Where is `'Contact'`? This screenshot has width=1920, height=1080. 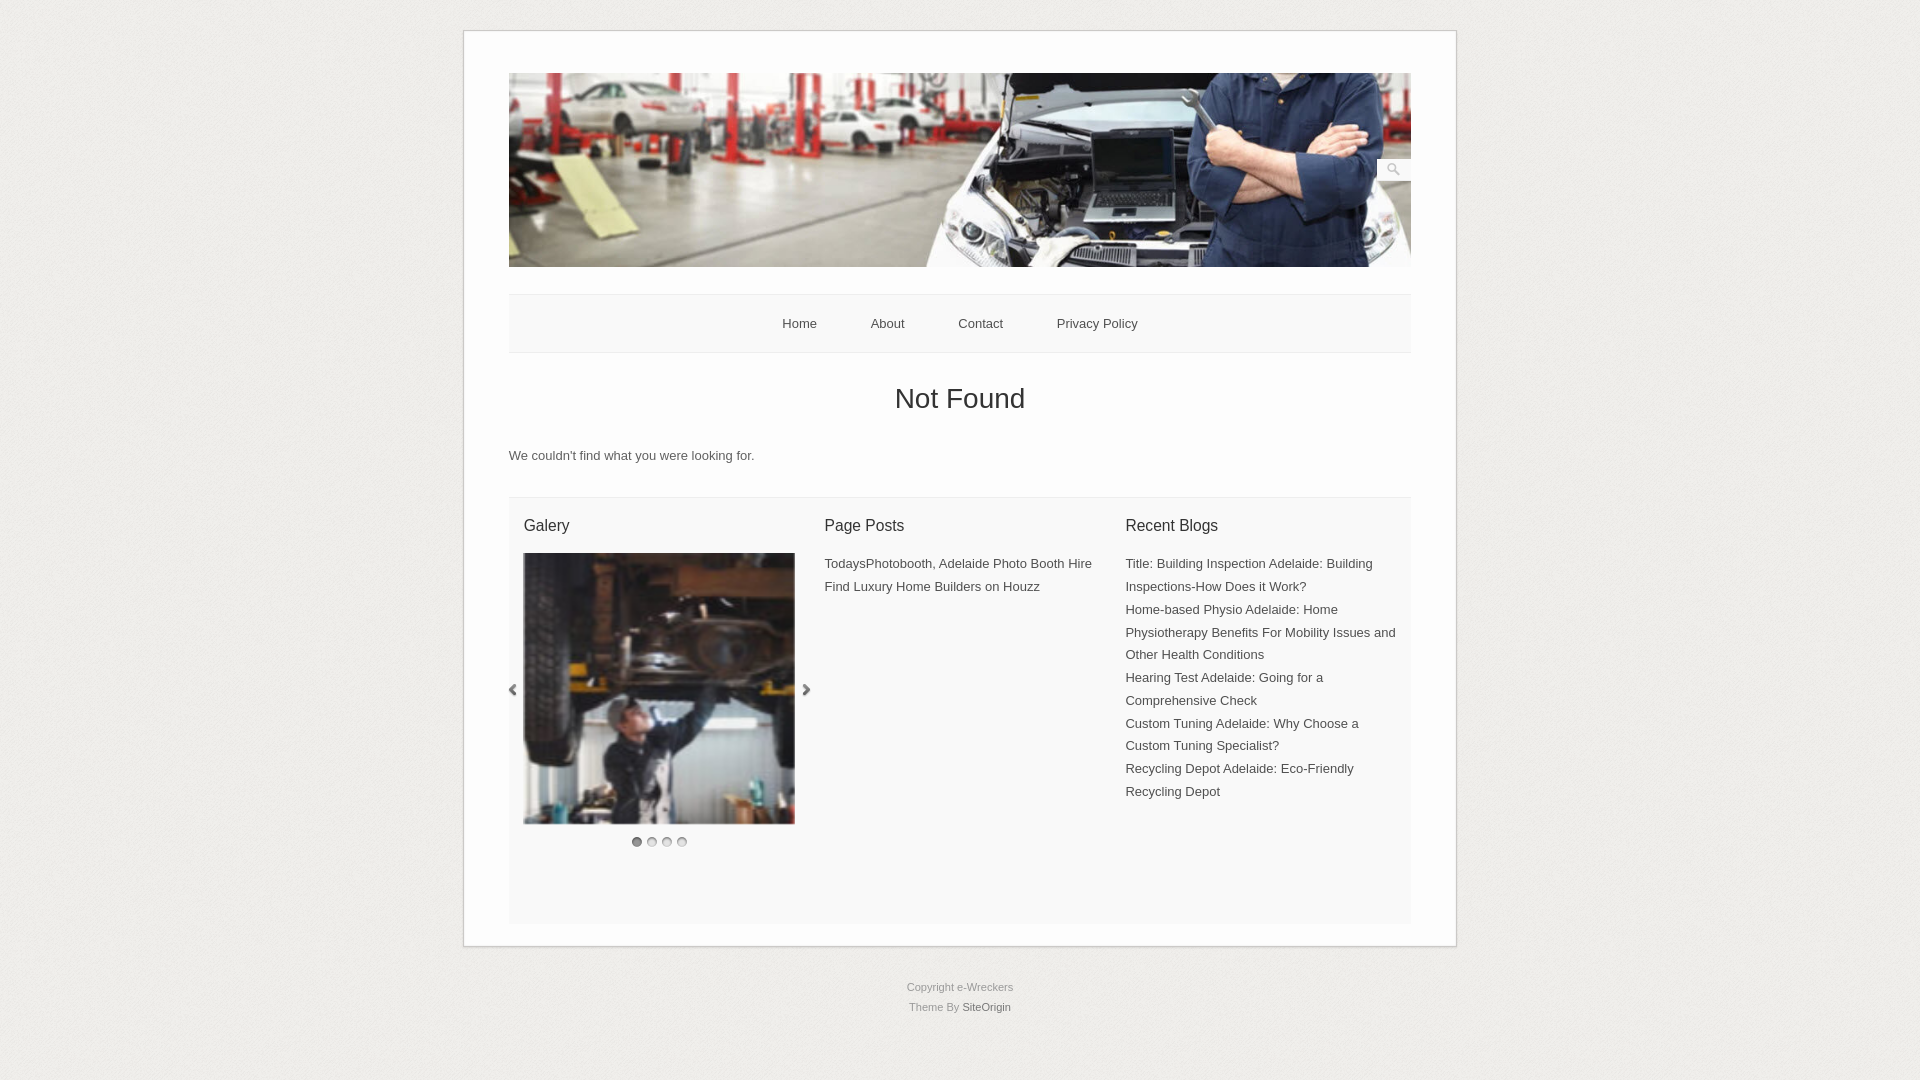
'Contact' is located at coordinates (980, 322).